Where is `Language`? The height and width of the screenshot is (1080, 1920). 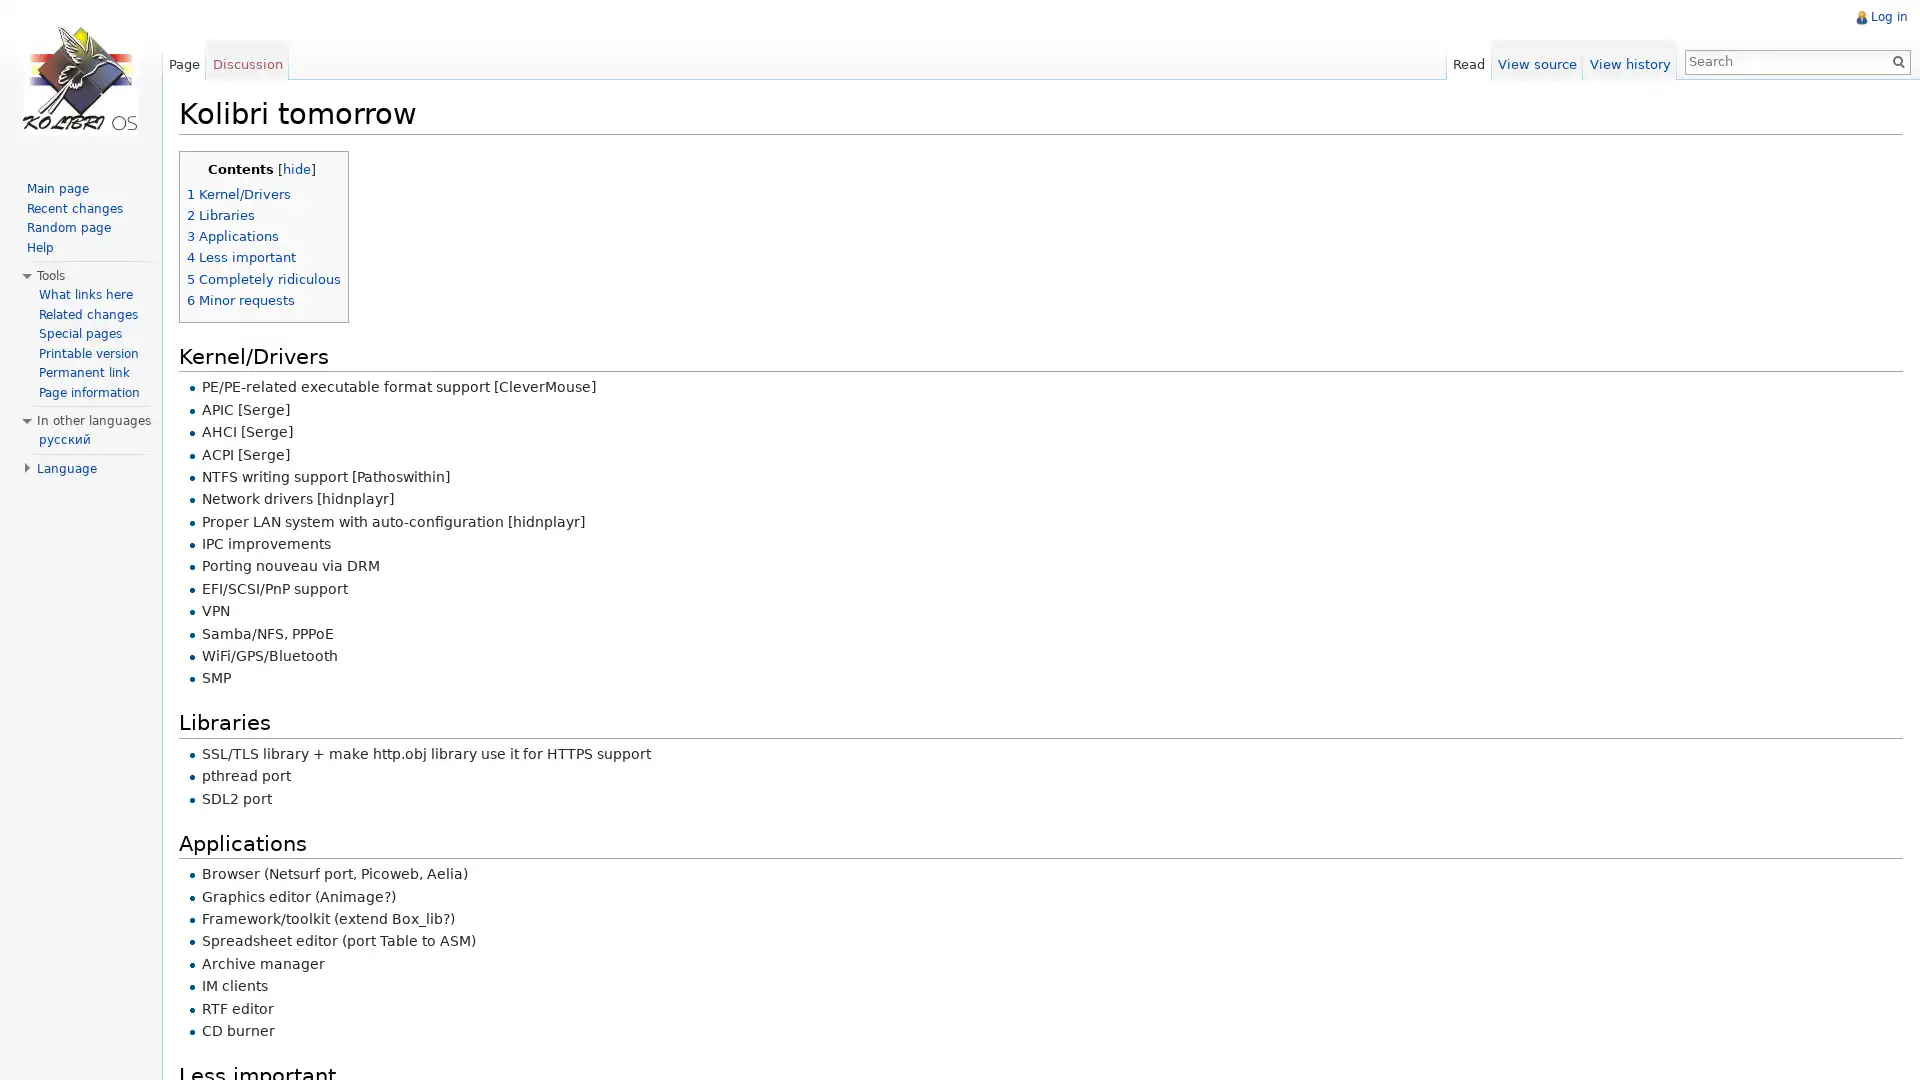
Language is located at coordinates (67, 467).